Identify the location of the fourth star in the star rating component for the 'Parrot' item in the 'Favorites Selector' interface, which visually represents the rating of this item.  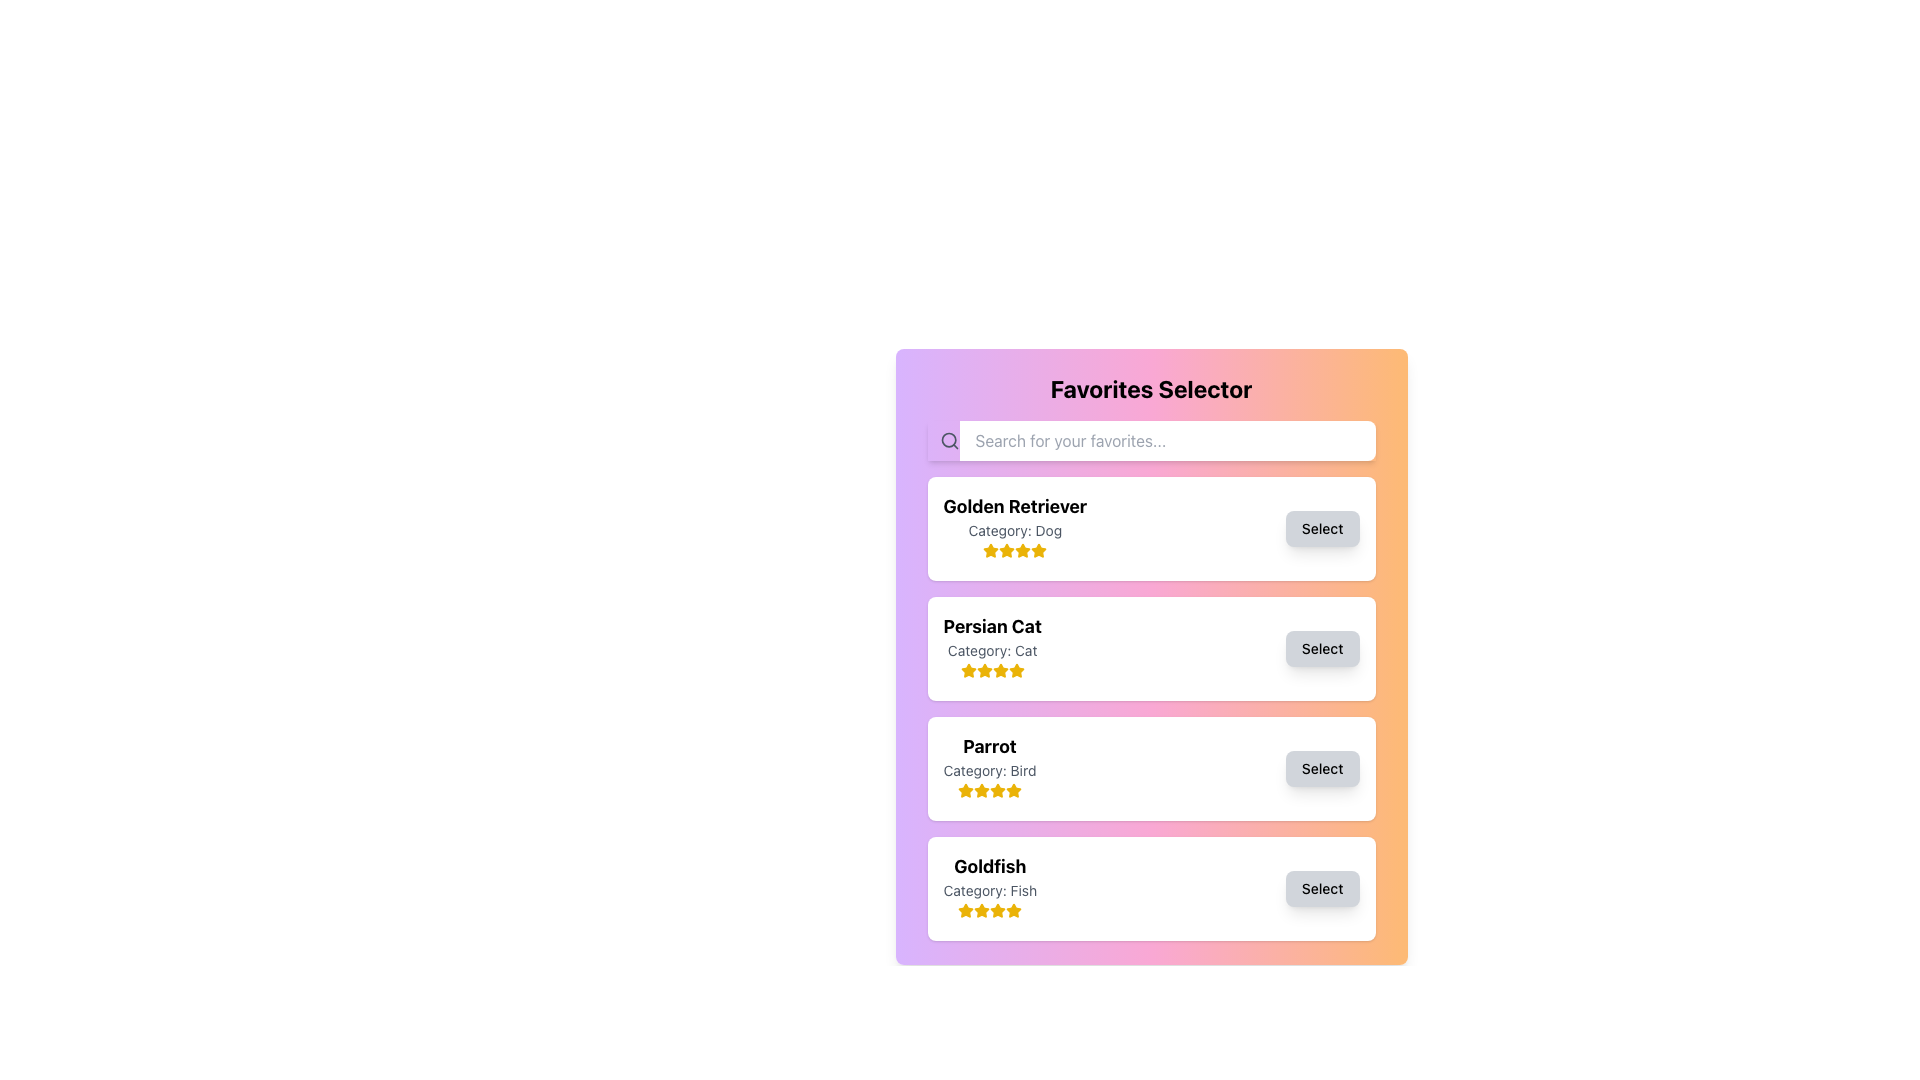
(998, 789).